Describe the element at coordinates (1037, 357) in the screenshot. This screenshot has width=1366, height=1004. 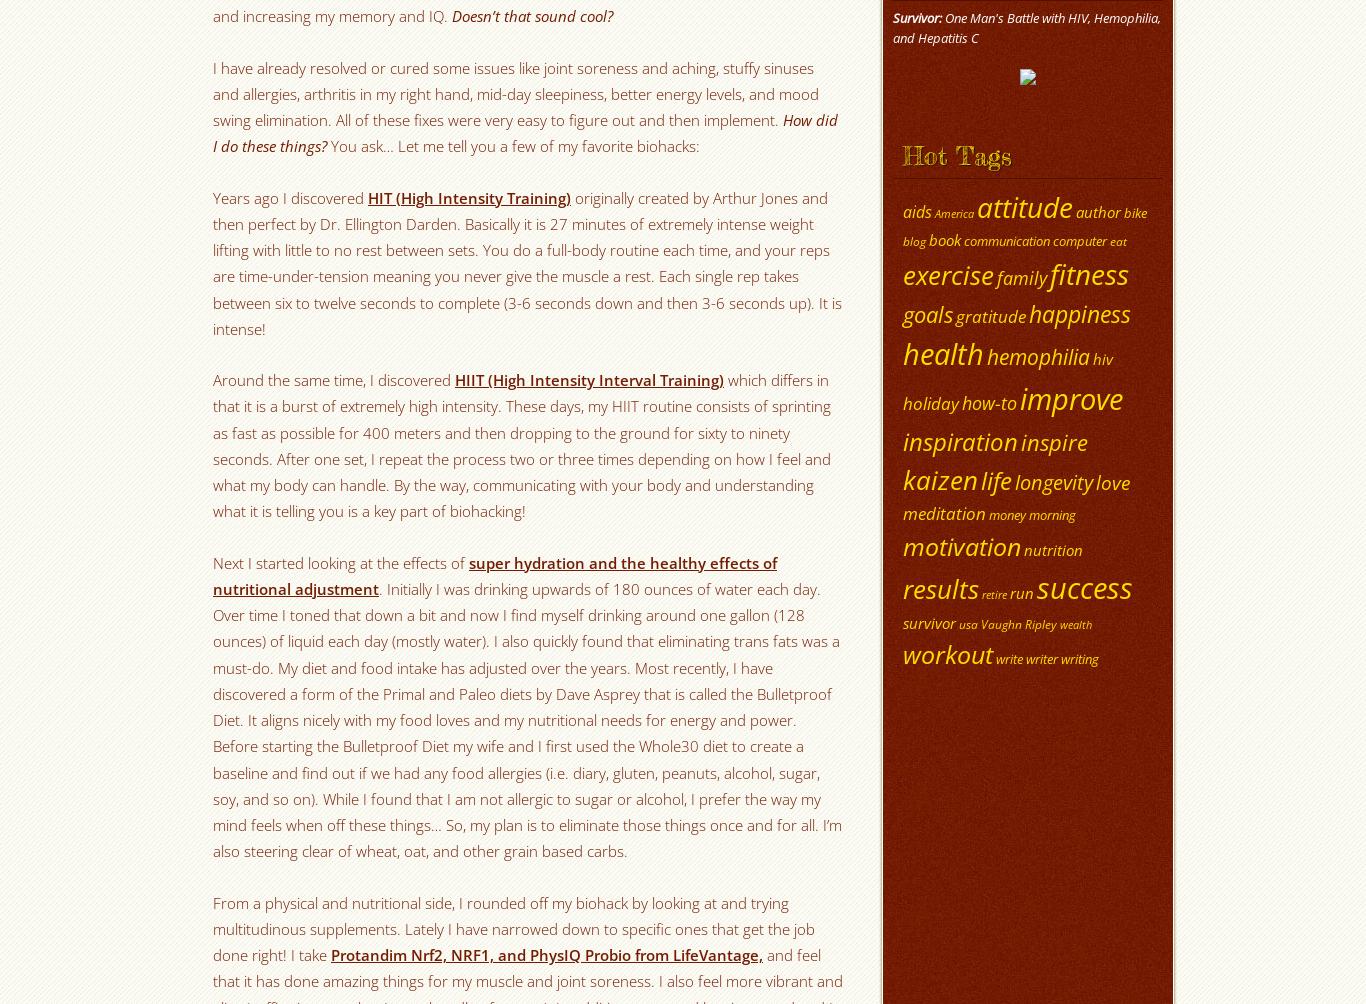
I see `'hemophilia'` at that location.